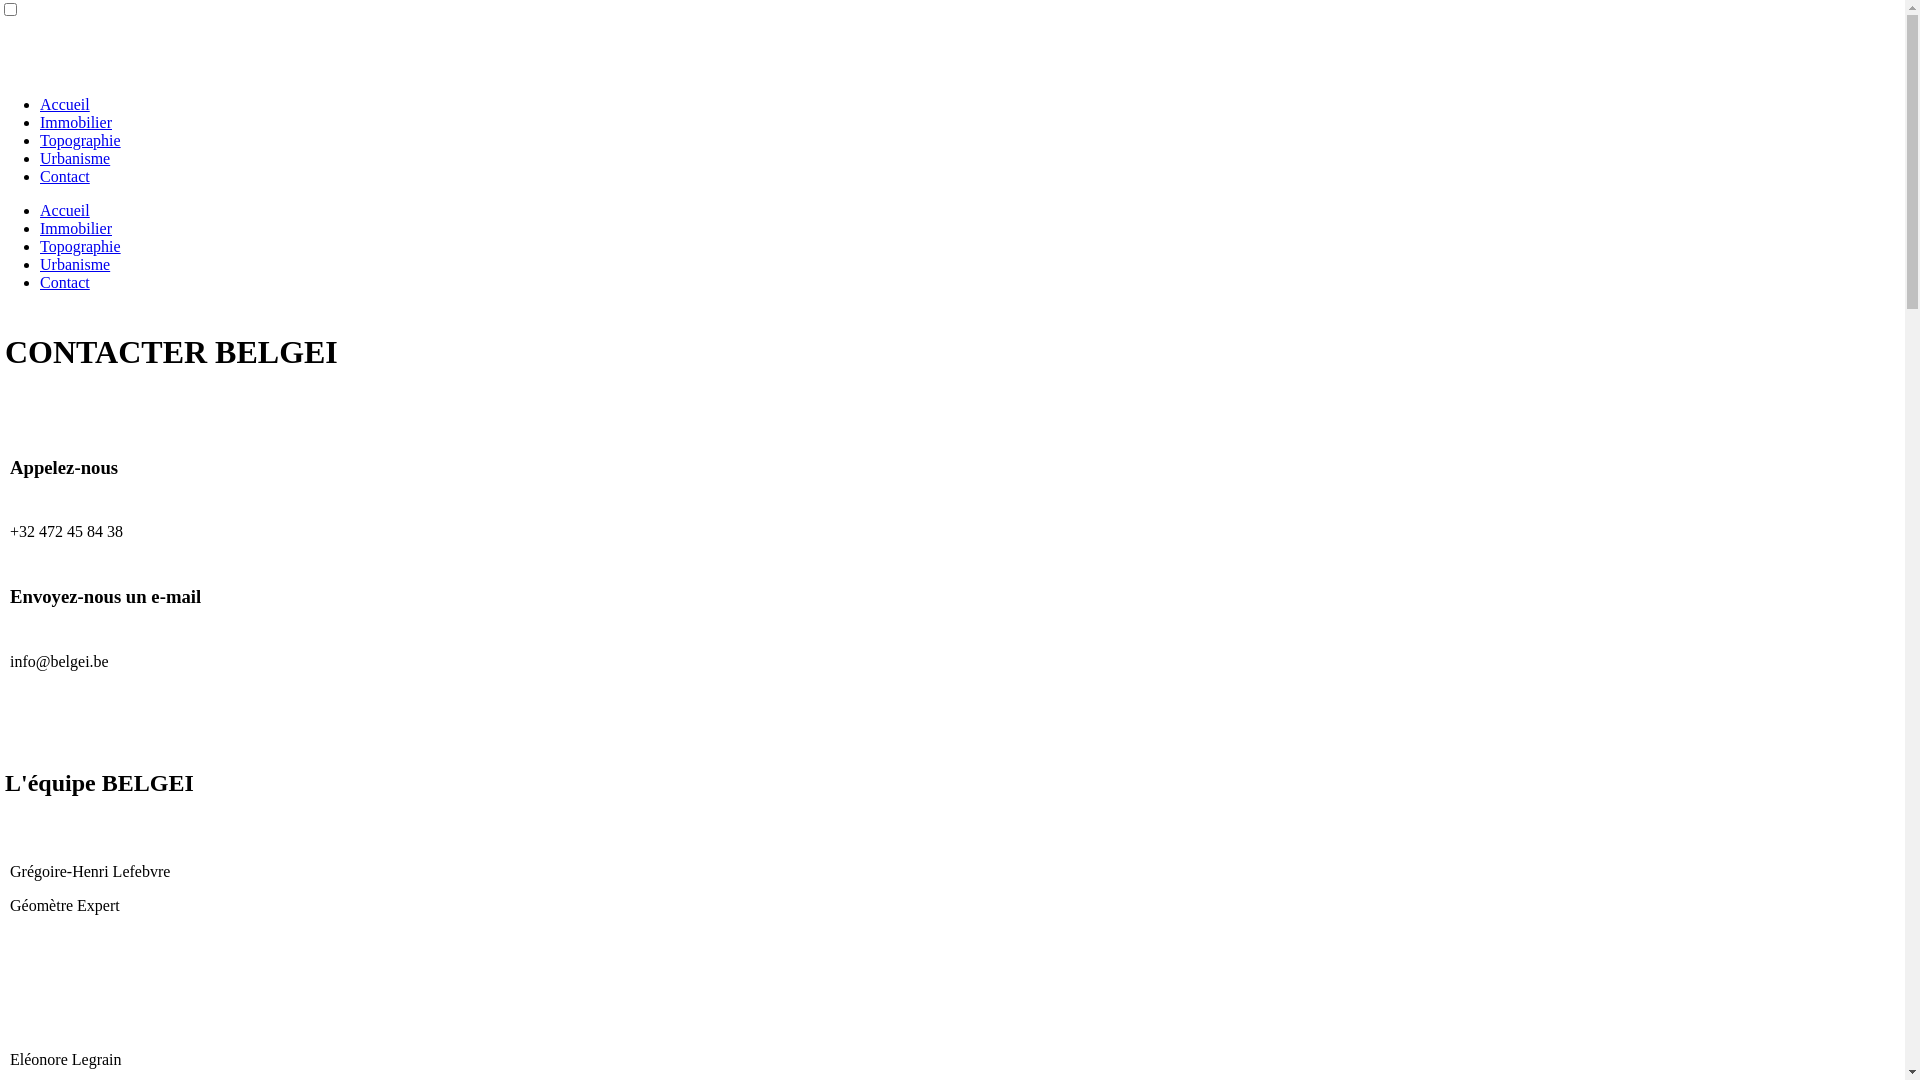  What do you see at coordinates (76, 227) in the screenshot?
I see `'Immobilier'` at bounding box center [76, 227].